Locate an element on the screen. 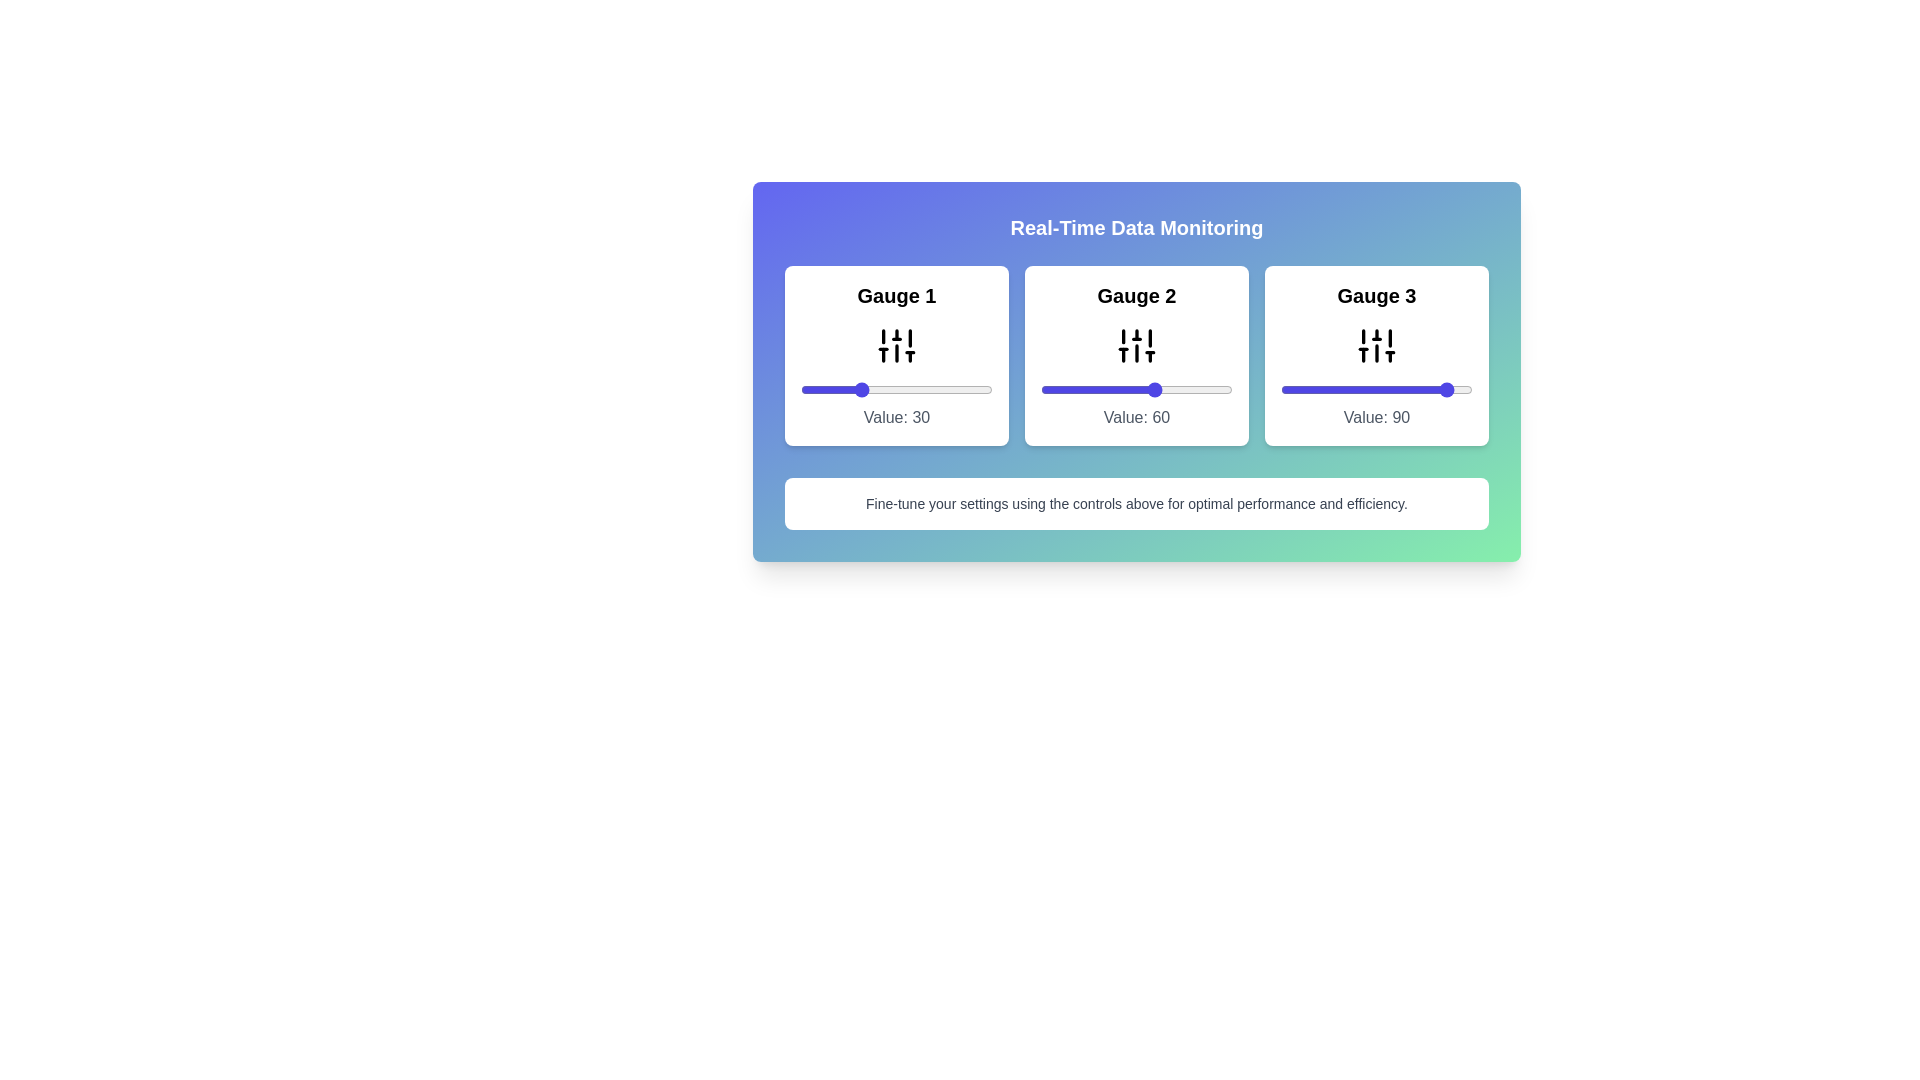 The image size is (1920, 1080). the slider is located at coordinates (1112, 389).